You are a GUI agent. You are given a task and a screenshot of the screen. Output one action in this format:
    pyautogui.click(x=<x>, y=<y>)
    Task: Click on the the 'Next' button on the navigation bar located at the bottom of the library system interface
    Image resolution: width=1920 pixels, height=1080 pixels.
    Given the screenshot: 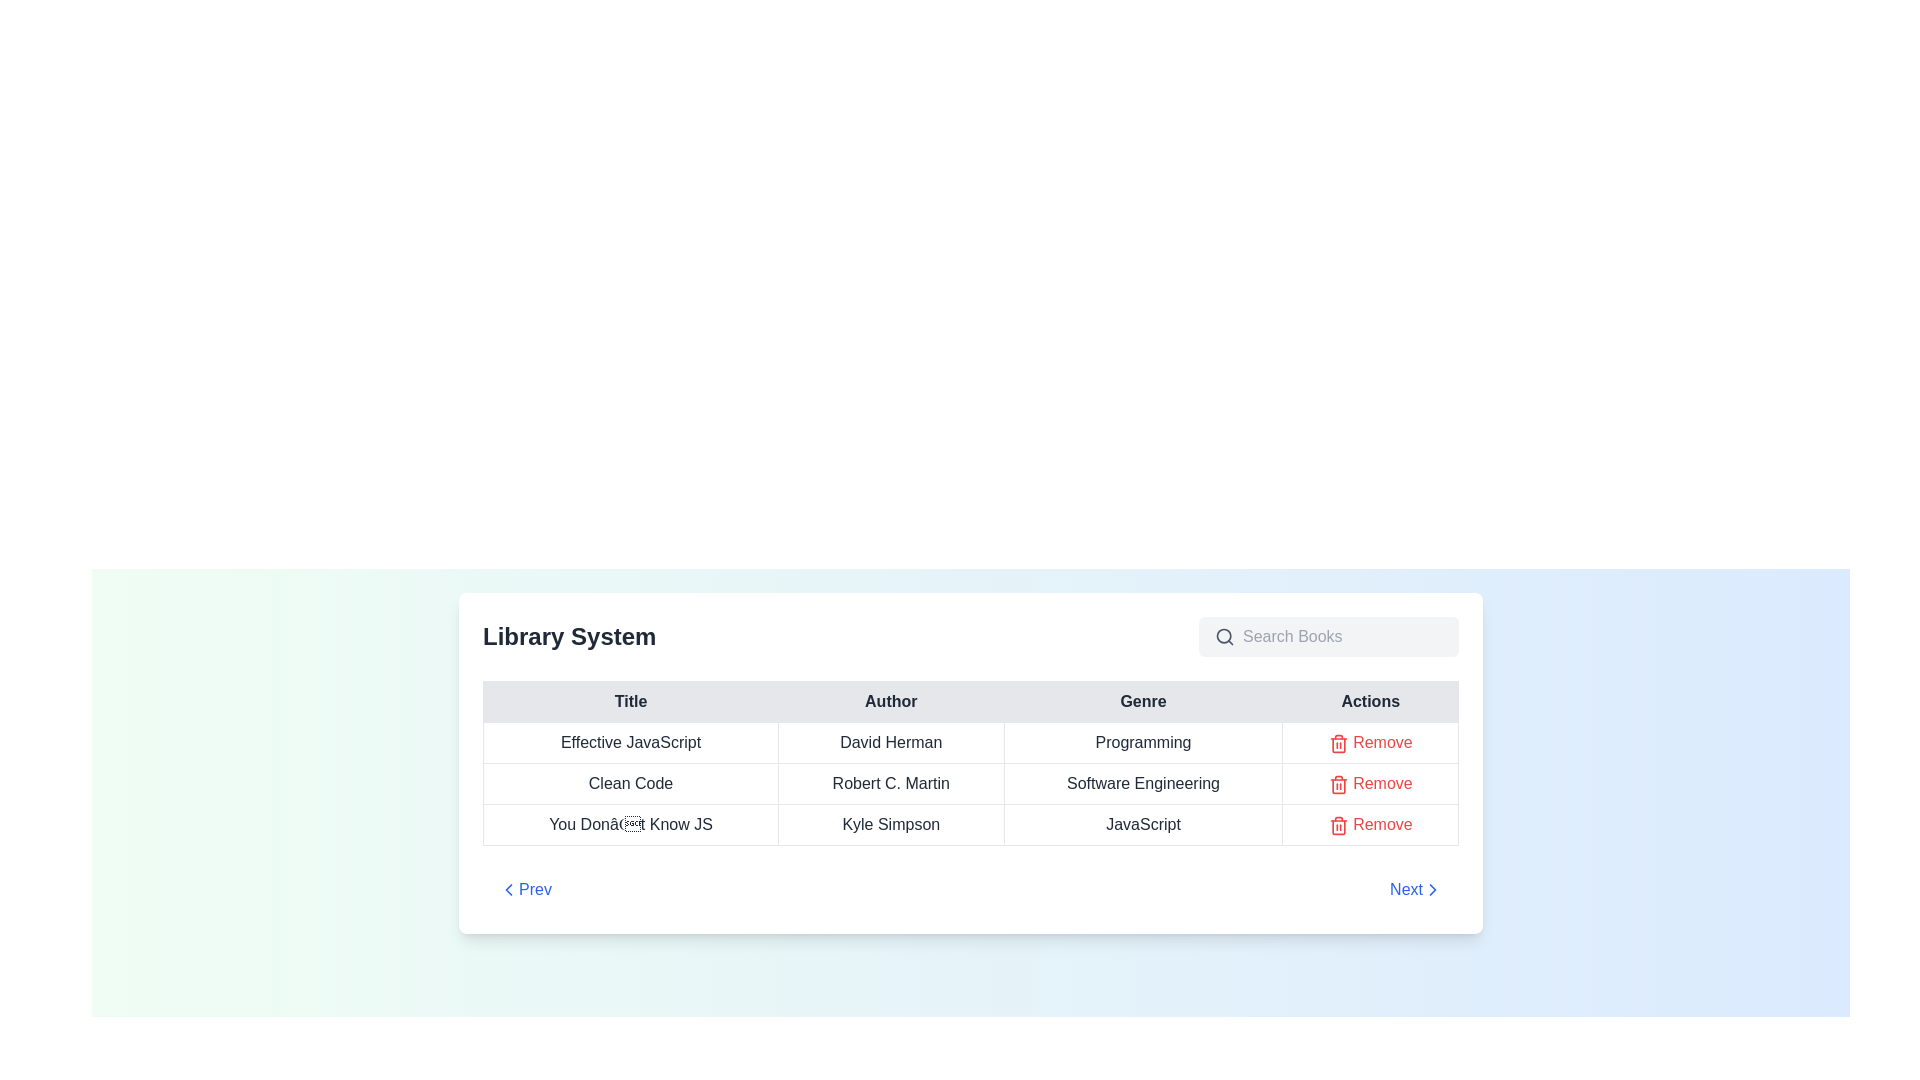 What is the action you would take?
    pyautogui.click(x=970, y=889)
    